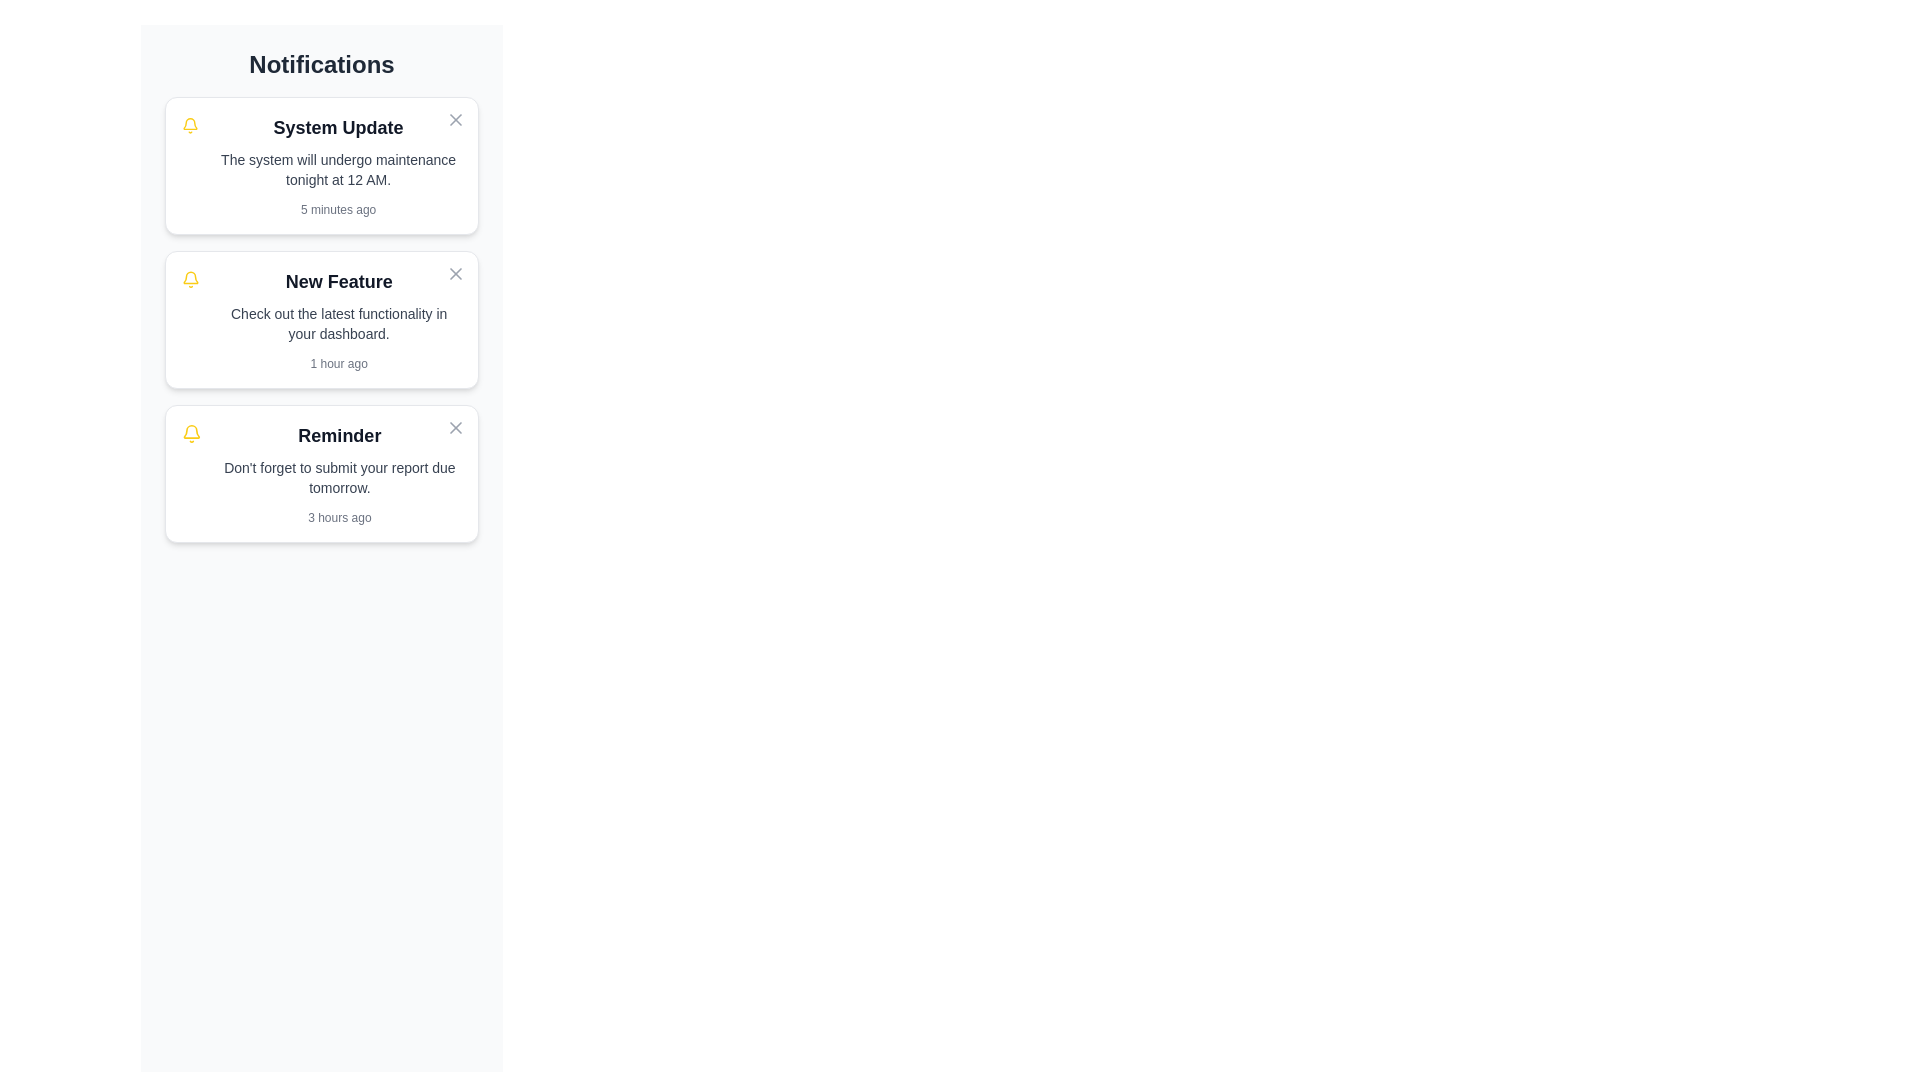  Describe the element at coordinates (191, 280) in the screenshot. I see `the small yellow bell icon, which is located in the upper-left corner of the 'New Feature' notification card in the notification list` at that location.